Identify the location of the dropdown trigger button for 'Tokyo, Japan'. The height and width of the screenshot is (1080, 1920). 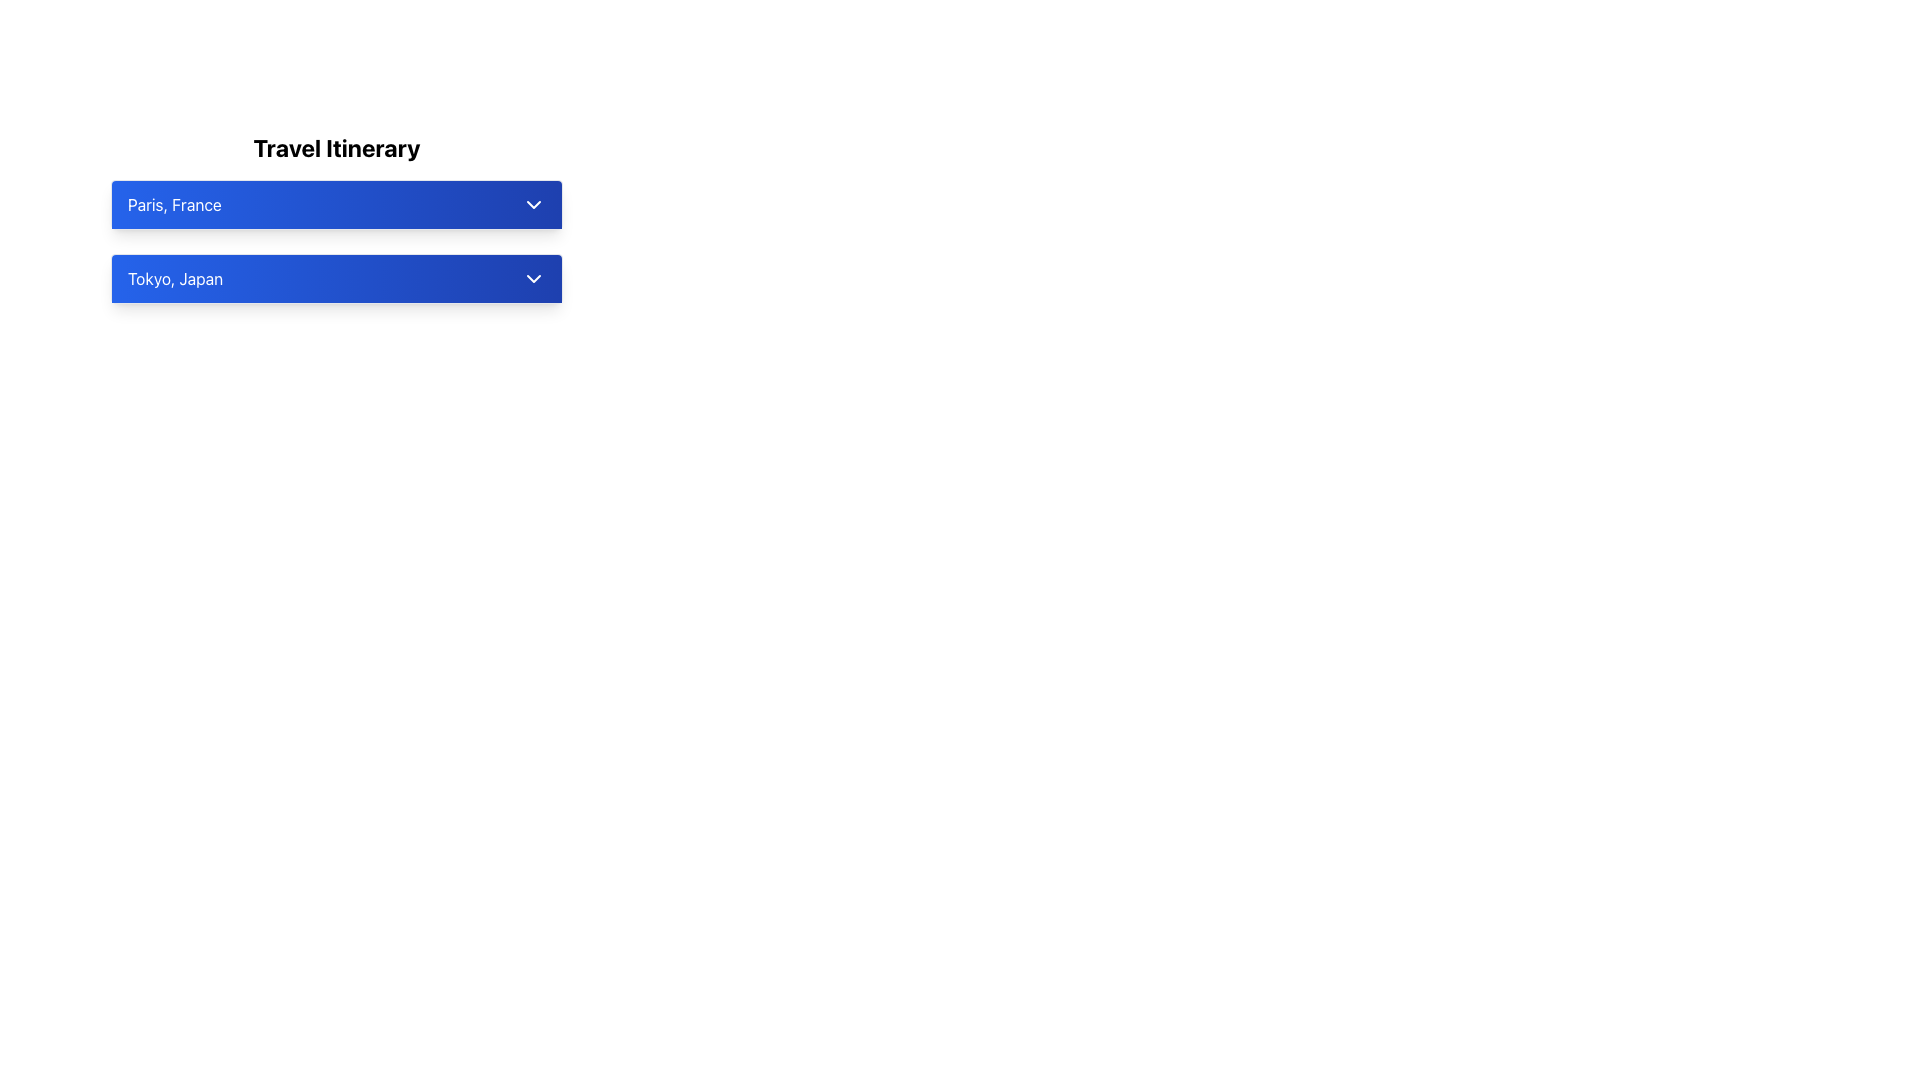
(336, 278).